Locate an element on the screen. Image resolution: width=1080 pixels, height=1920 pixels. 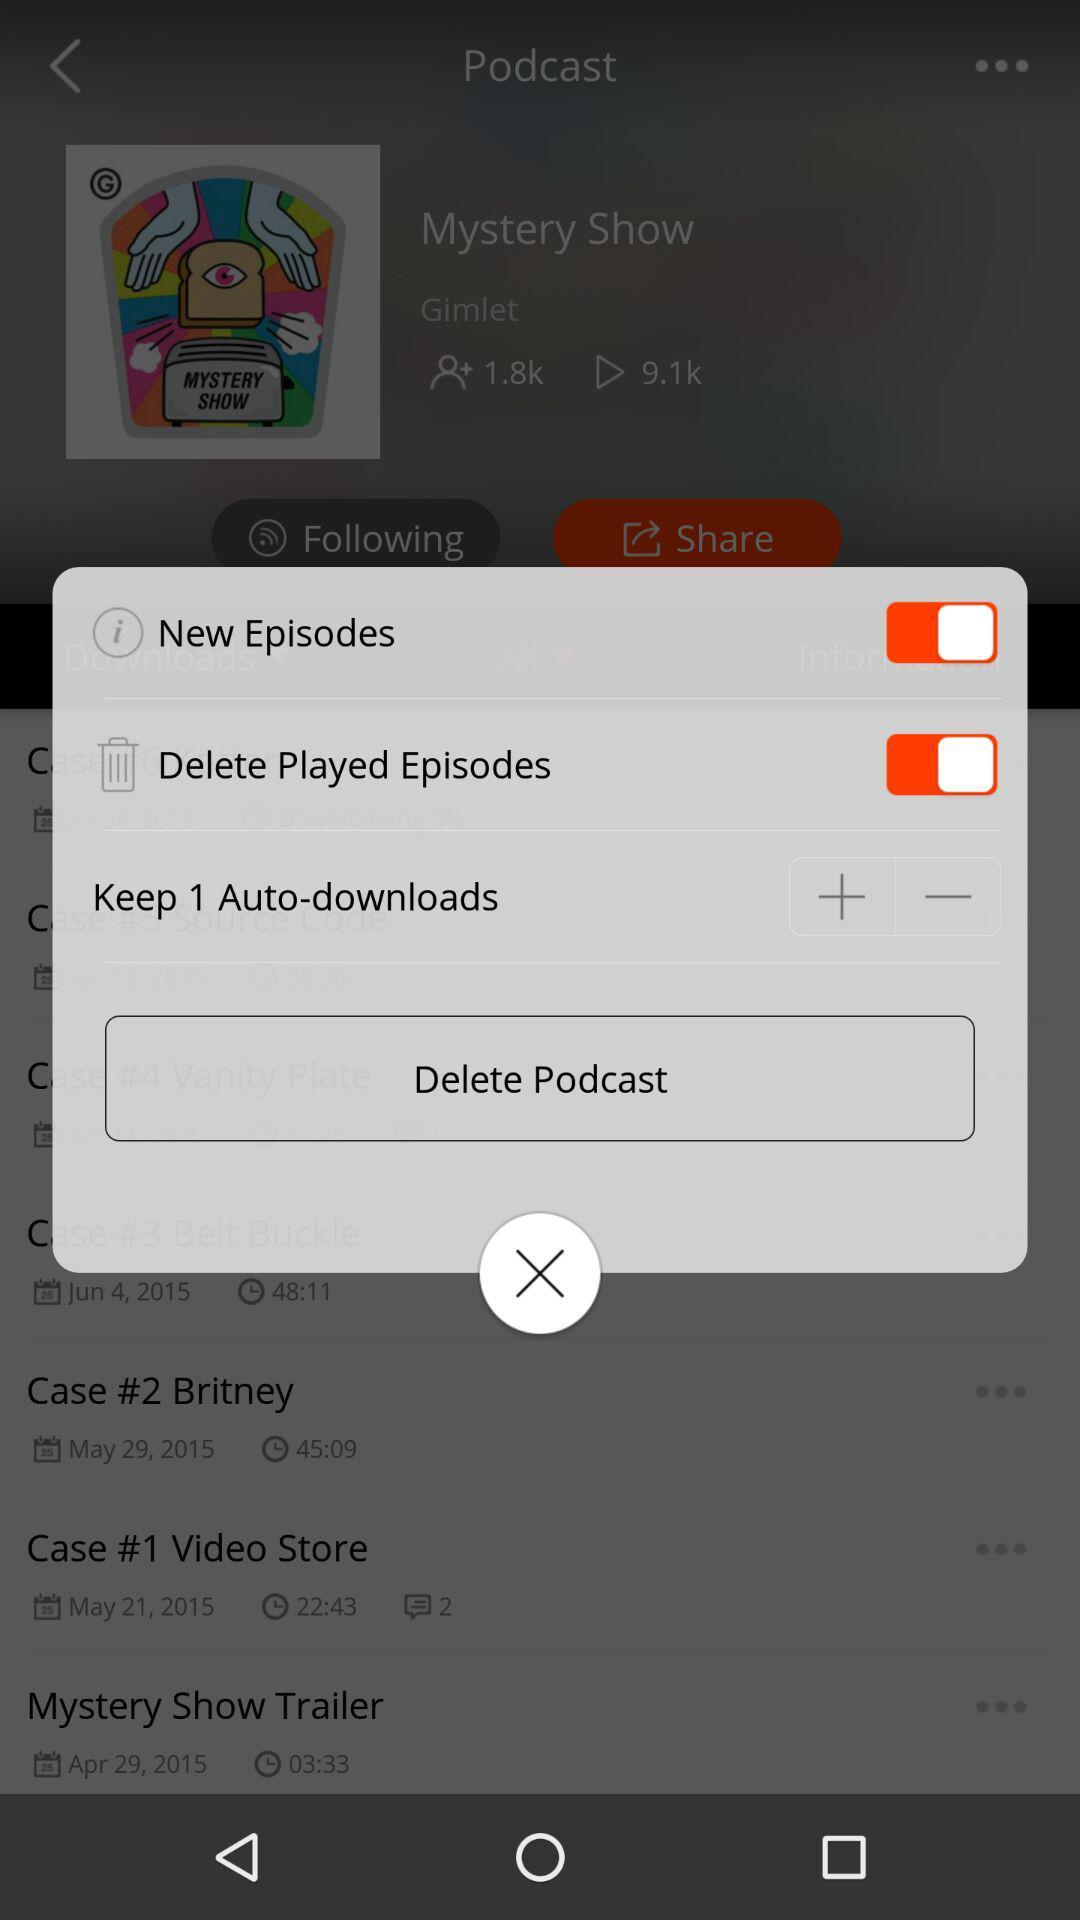
increase number of auto-downloads is located at coordinates (841, 895).